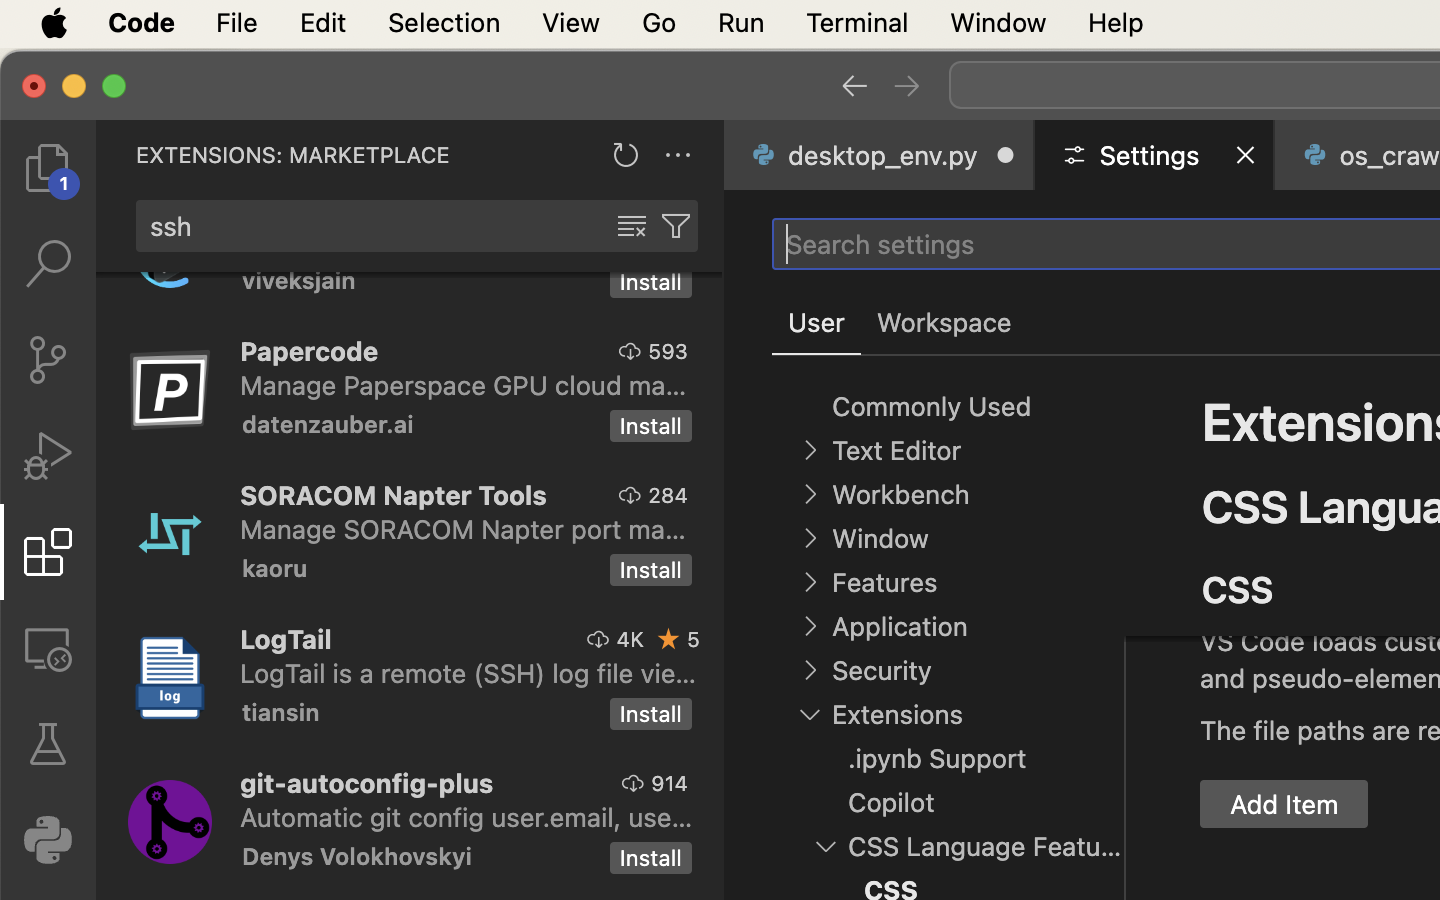  What do you see at coordinates (669, 639) in the screenshot?
I see `''` at bounding box center [669, 639].